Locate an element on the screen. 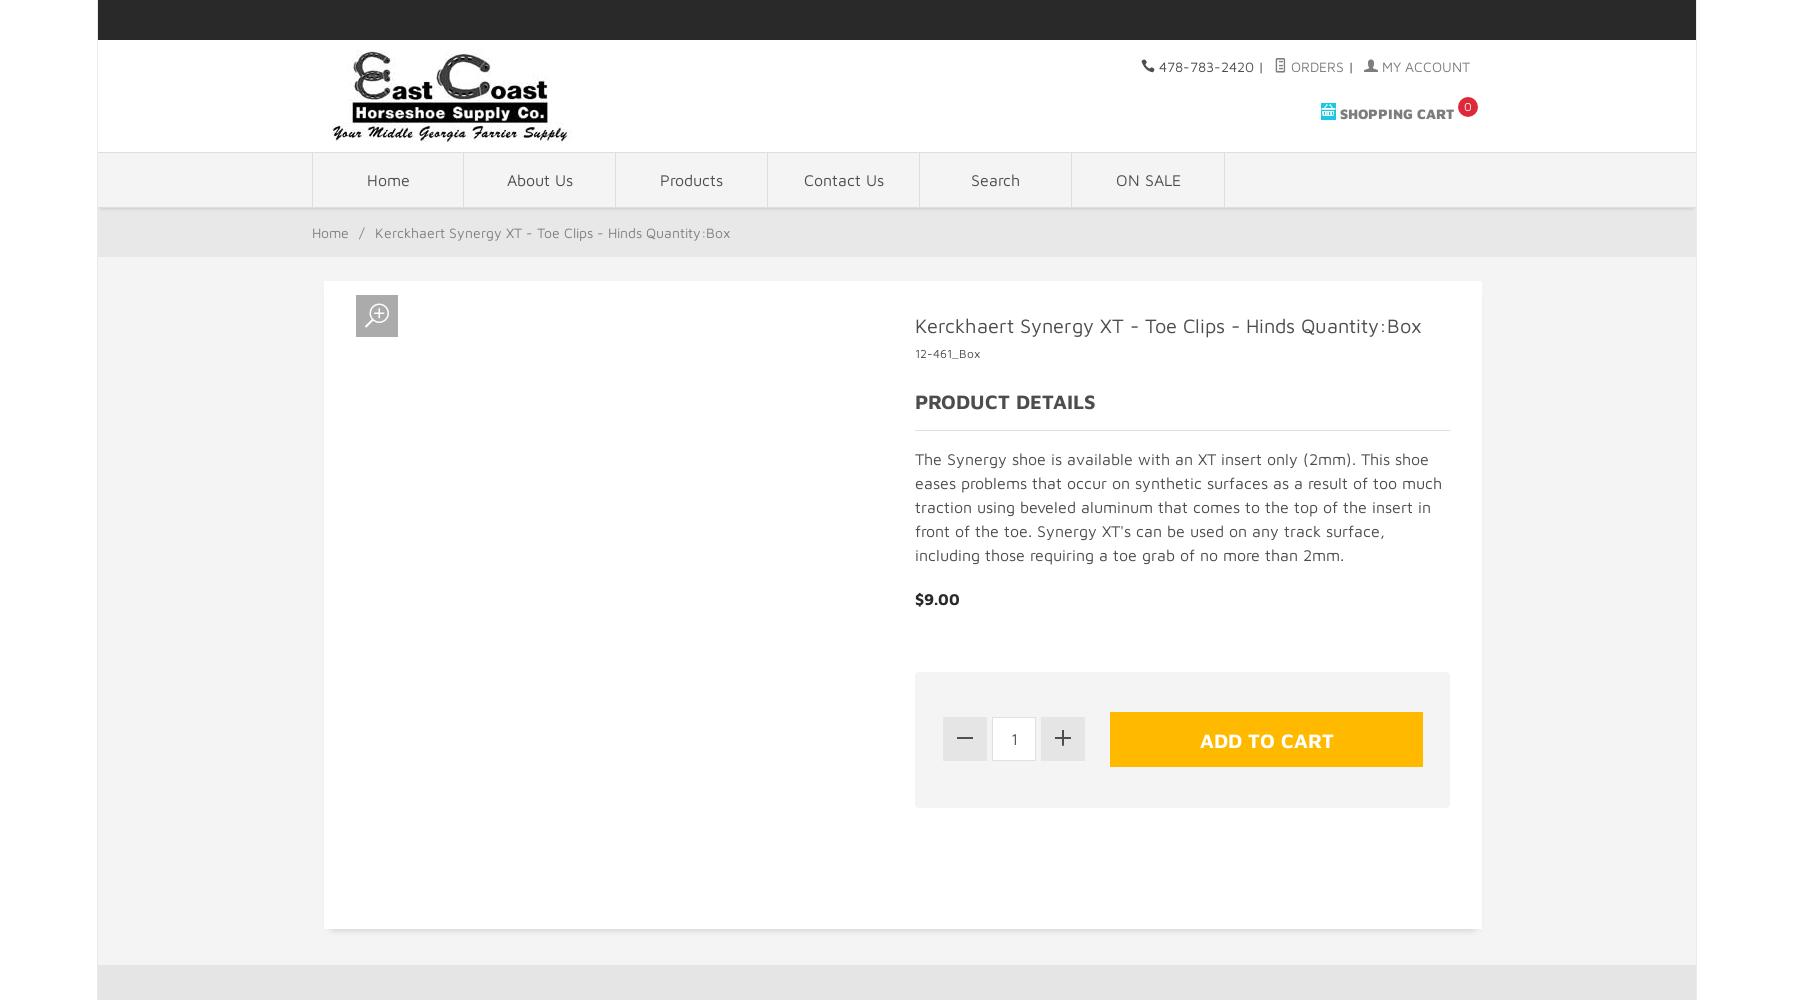 The image size is (1794, 1000). 'ON SALE' is located at coordinates (1113, 180).